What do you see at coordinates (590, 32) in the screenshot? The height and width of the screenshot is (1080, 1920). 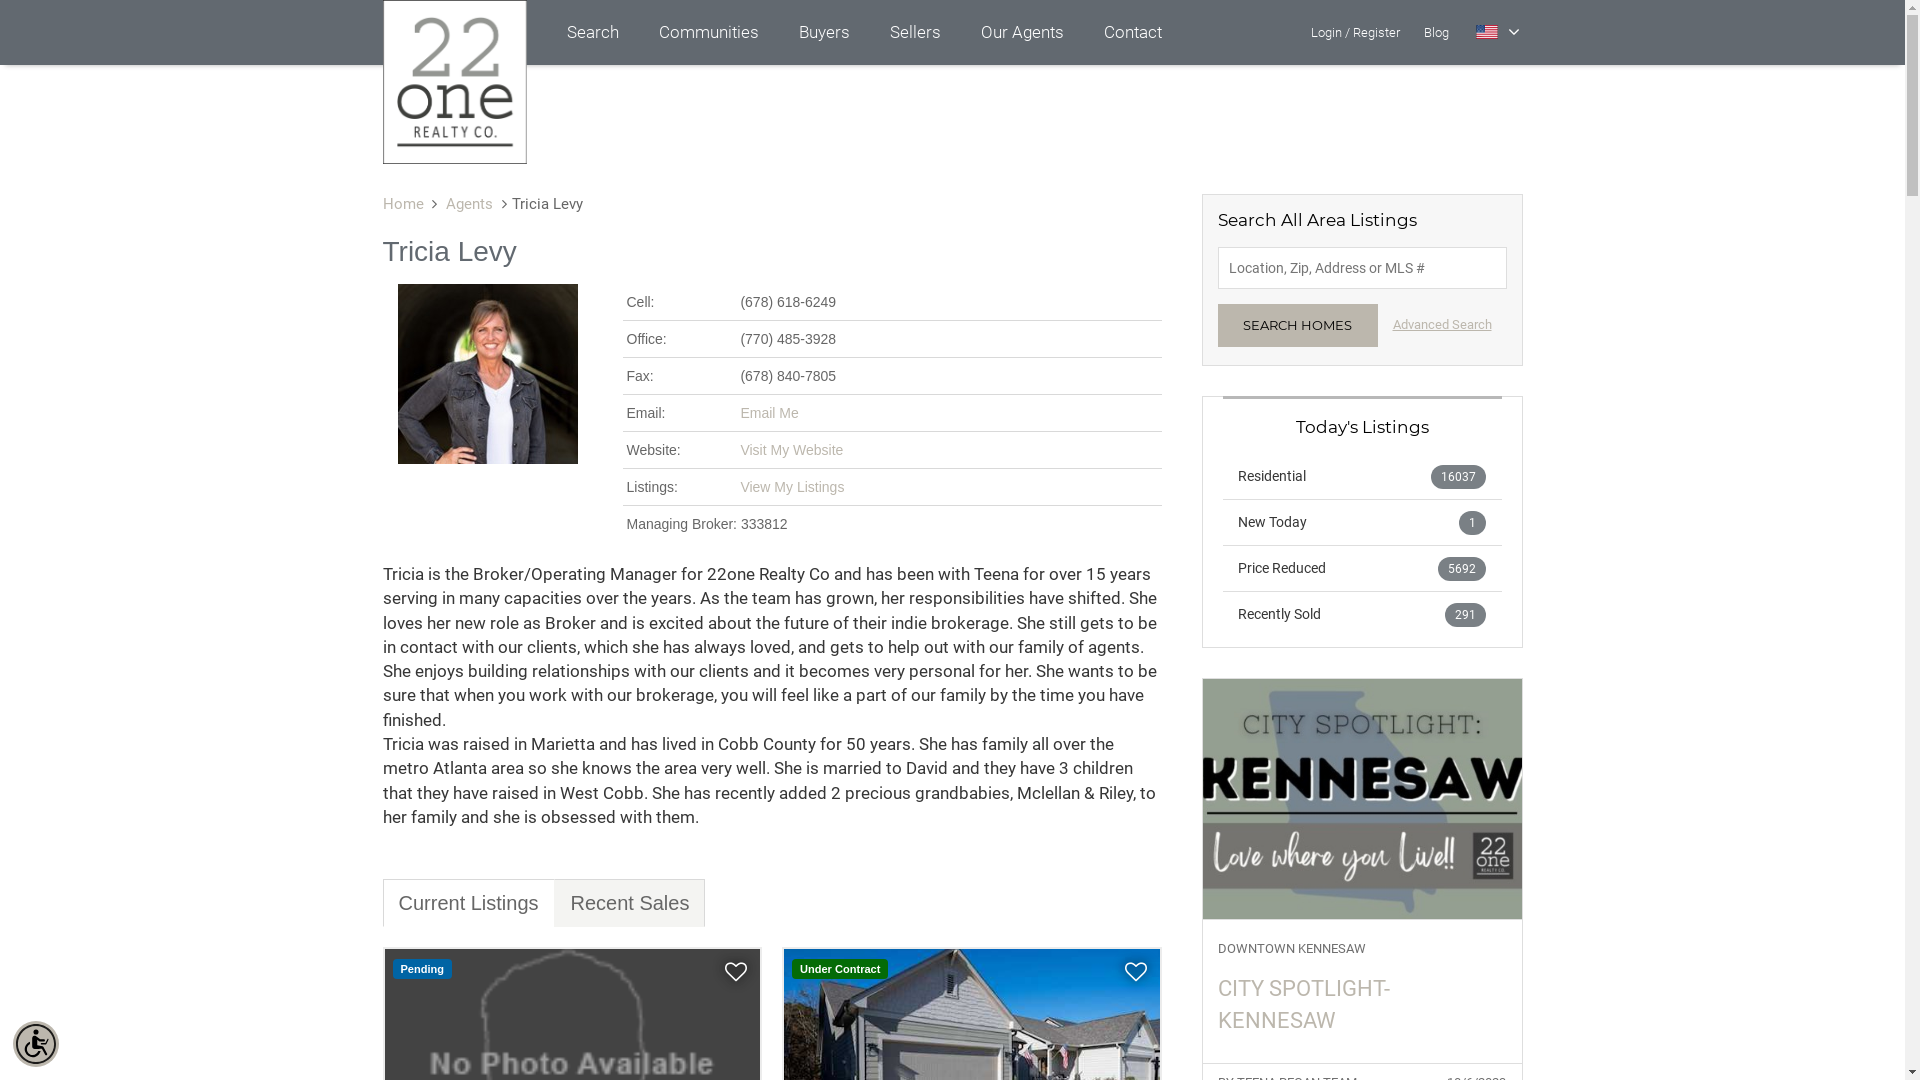 I see `'Search'` at bounding box center [590, 32].